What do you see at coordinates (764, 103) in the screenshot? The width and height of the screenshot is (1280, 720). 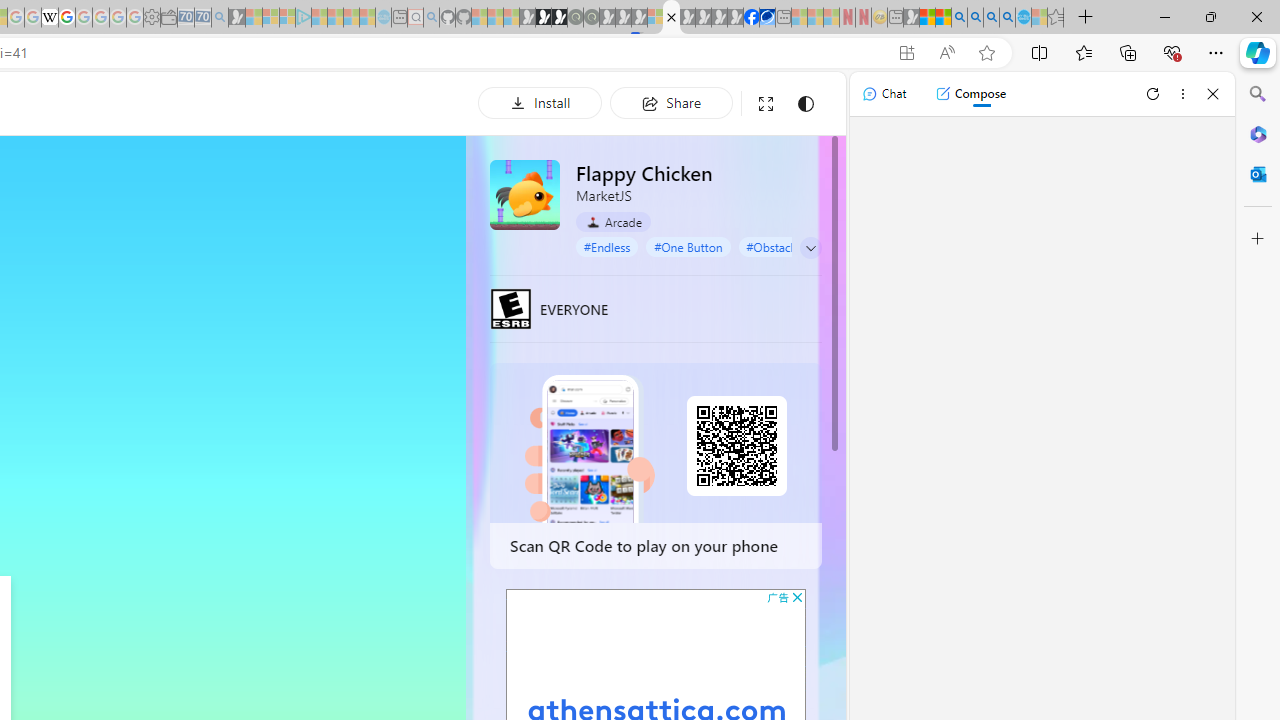 I see `'Full screen'` at bounding box center [764, 103].